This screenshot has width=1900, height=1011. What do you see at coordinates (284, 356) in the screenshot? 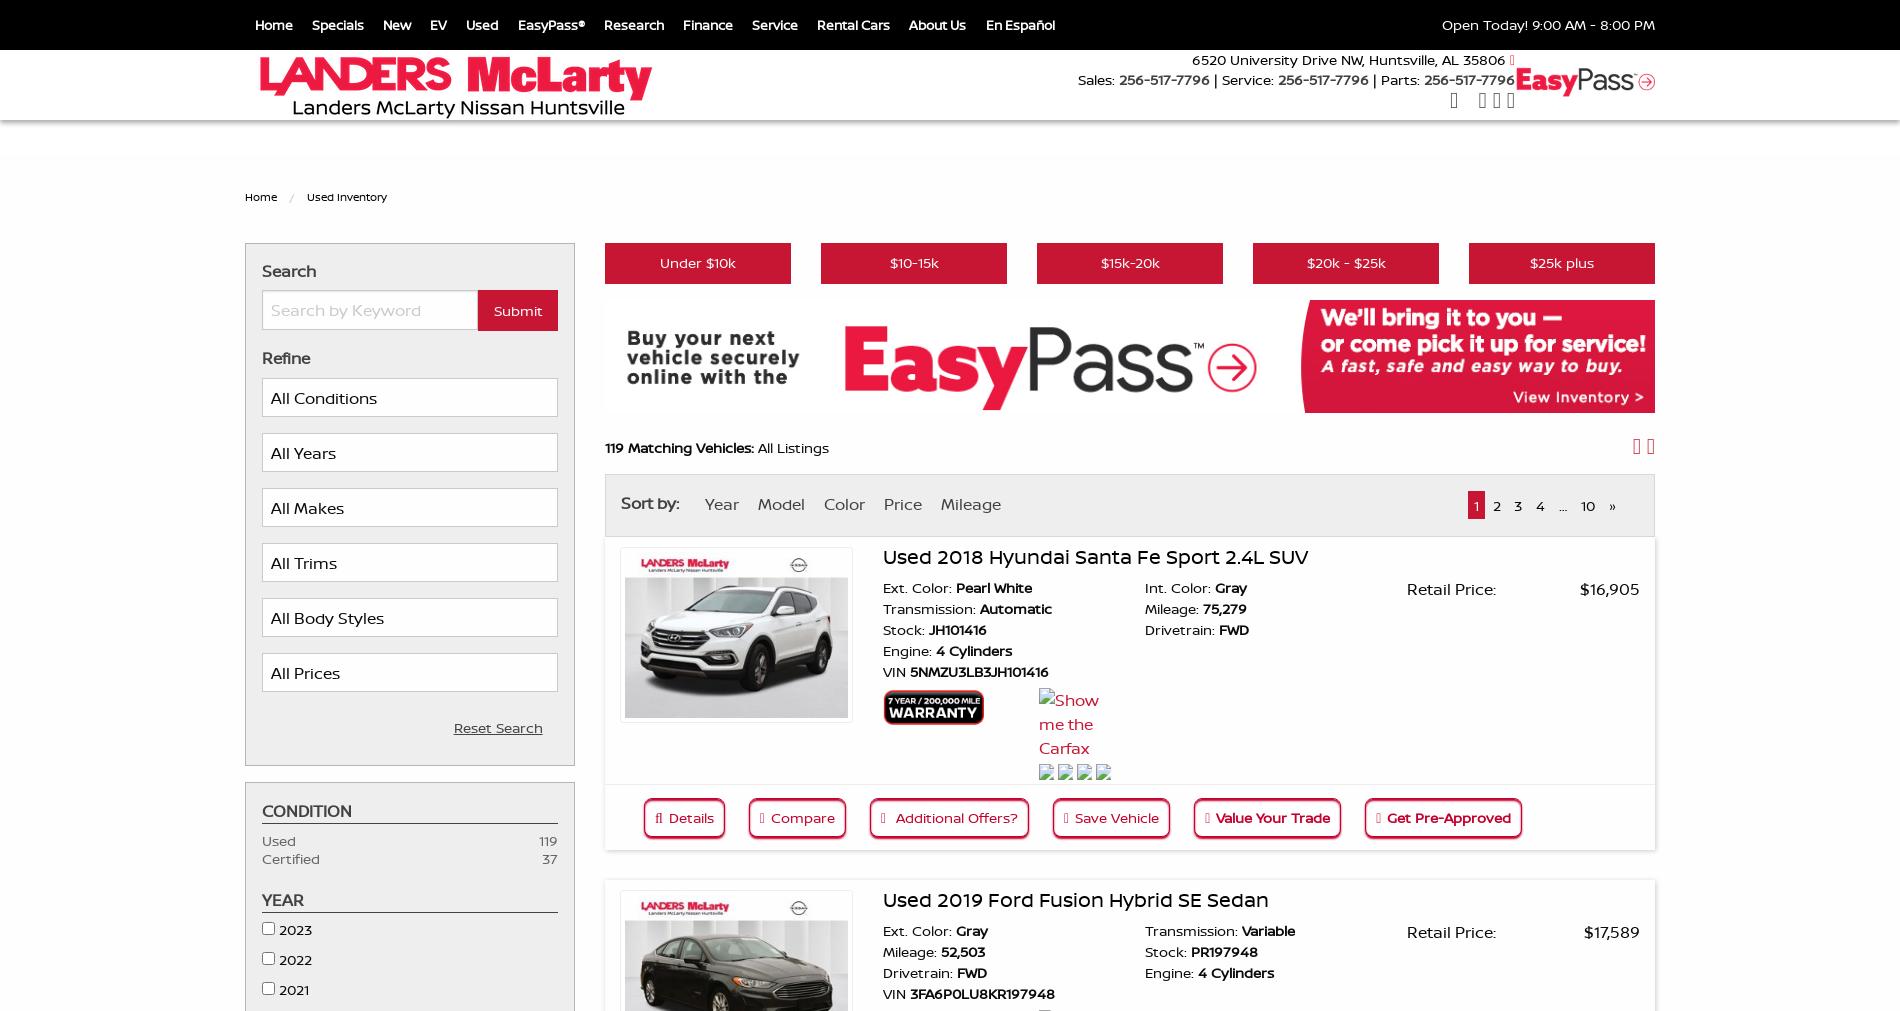
I see `'Refine'` at bounding box center [284, 356].